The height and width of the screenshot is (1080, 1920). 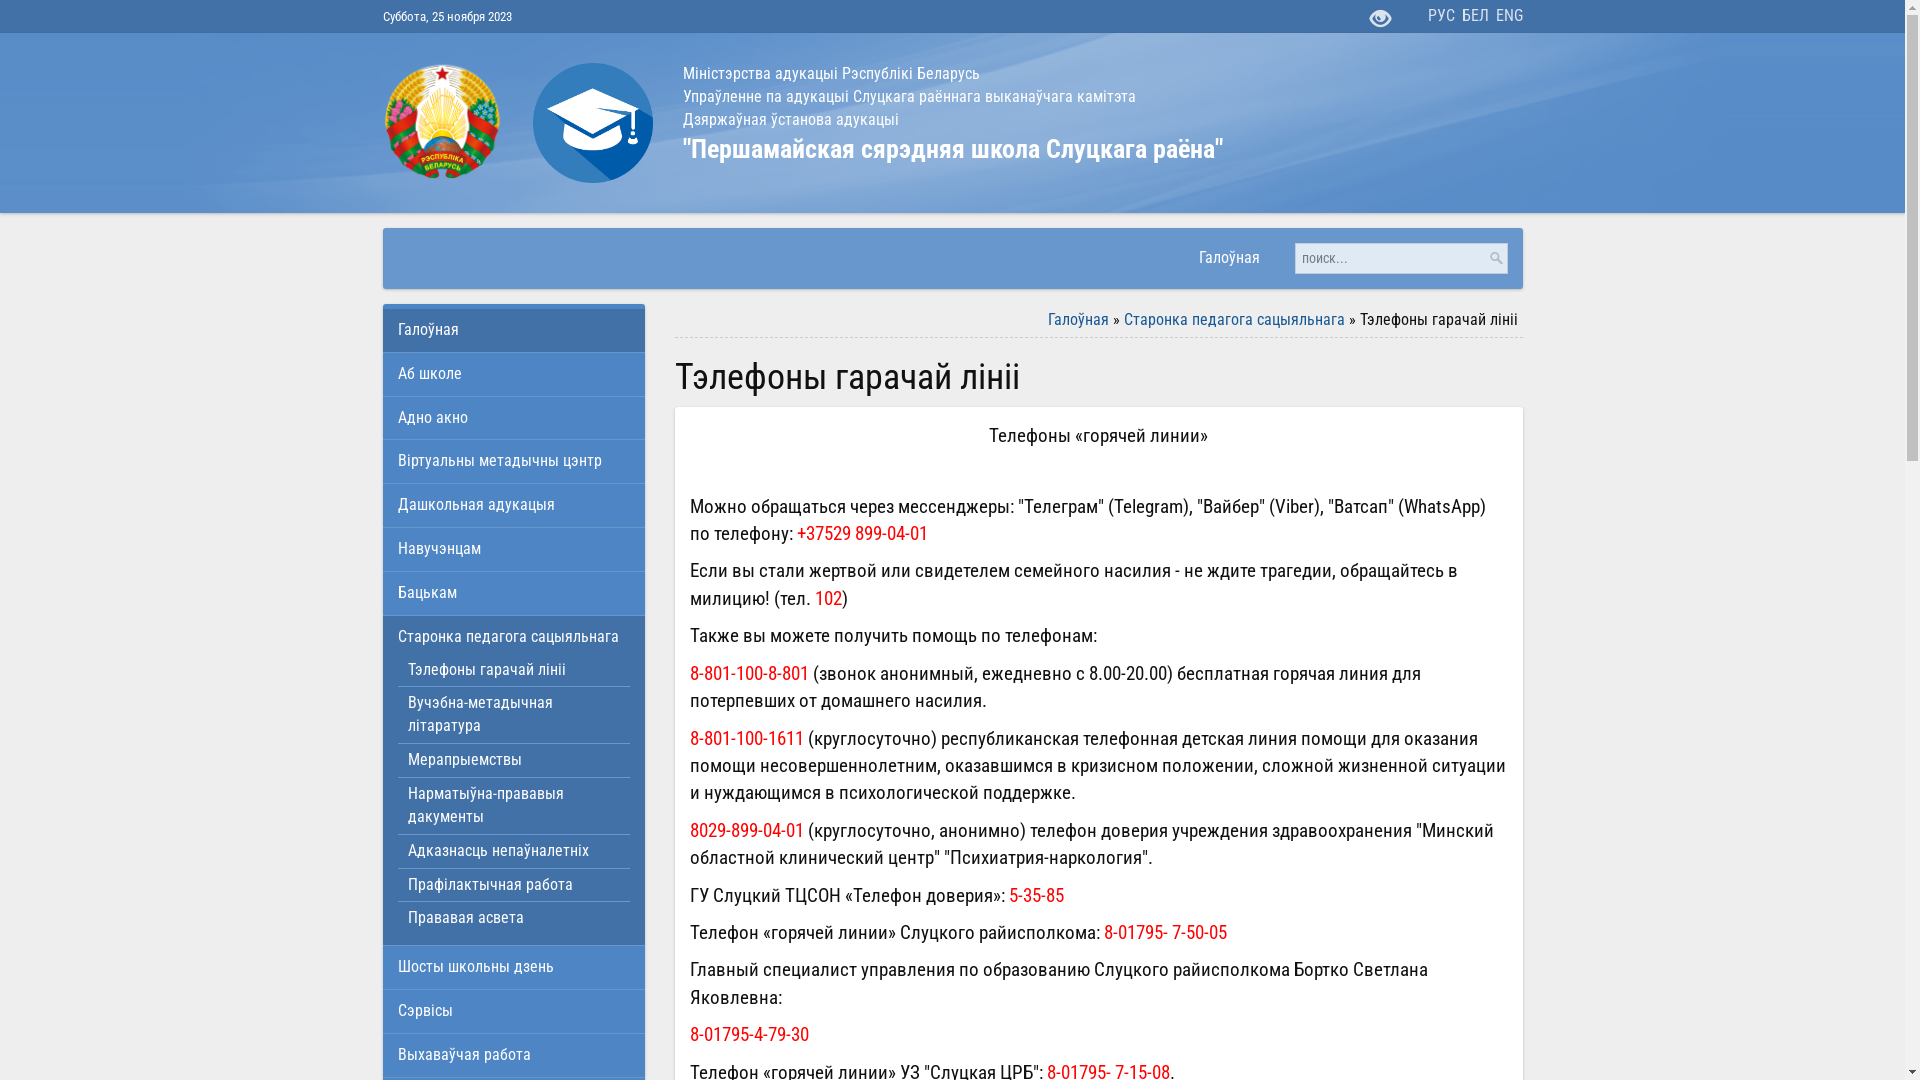 What do you see at coordinates (1509, 16) in the screenshot?
I see `'ENG'` at bounding box center [1509, 16].